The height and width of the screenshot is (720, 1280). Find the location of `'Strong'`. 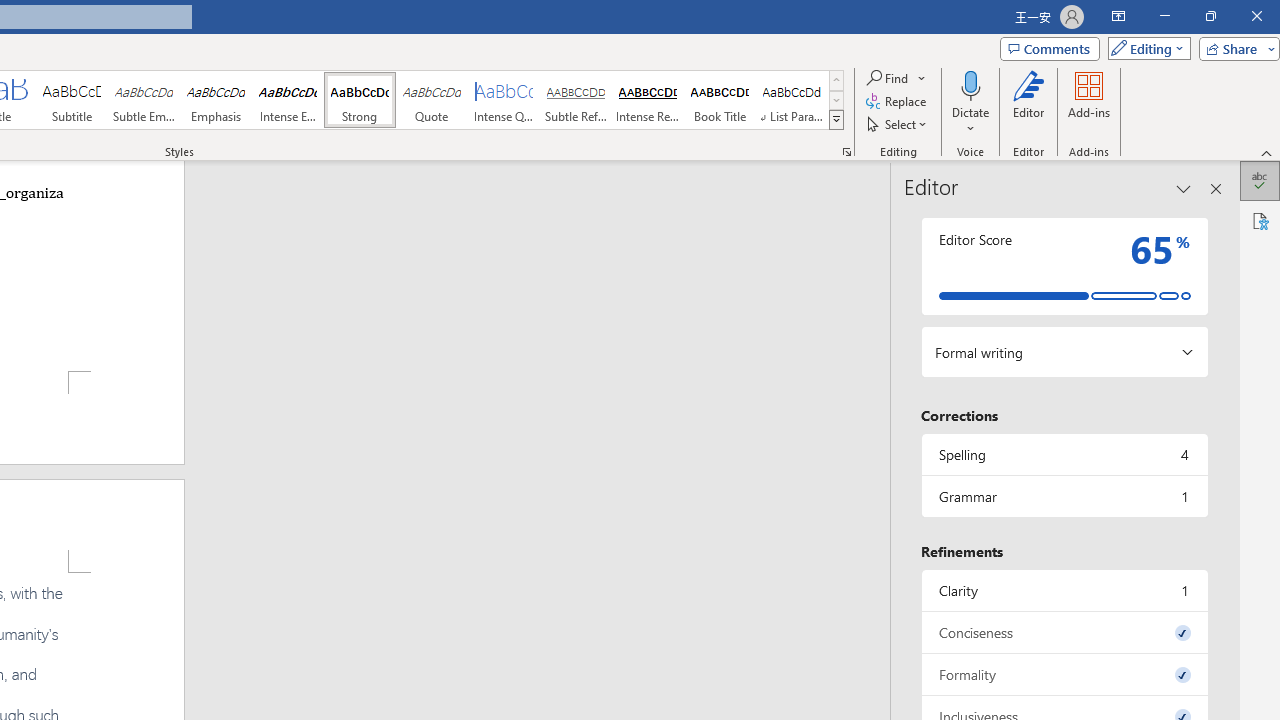

'Strong' is located at coordinates (359, 100).